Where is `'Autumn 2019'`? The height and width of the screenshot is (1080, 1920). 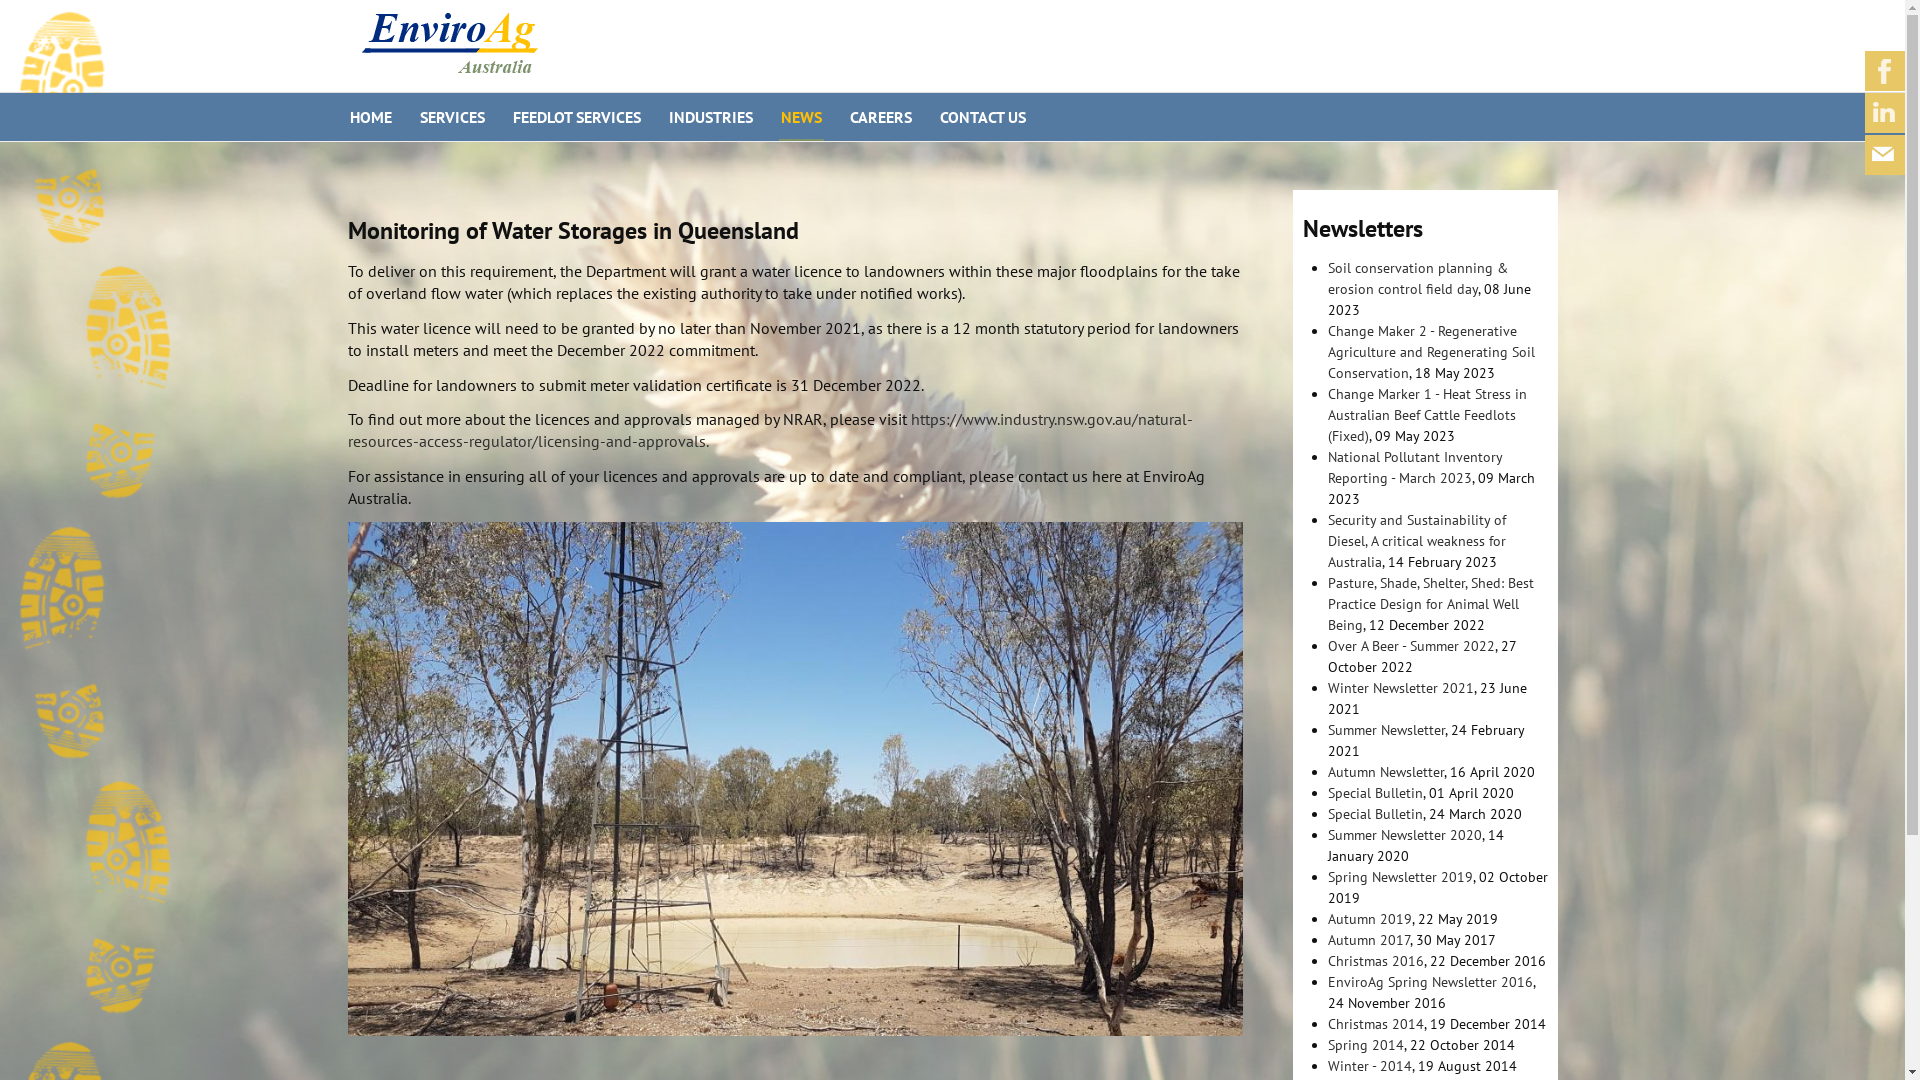
'Autumn 2019' is located at coordinates (1368, 918).